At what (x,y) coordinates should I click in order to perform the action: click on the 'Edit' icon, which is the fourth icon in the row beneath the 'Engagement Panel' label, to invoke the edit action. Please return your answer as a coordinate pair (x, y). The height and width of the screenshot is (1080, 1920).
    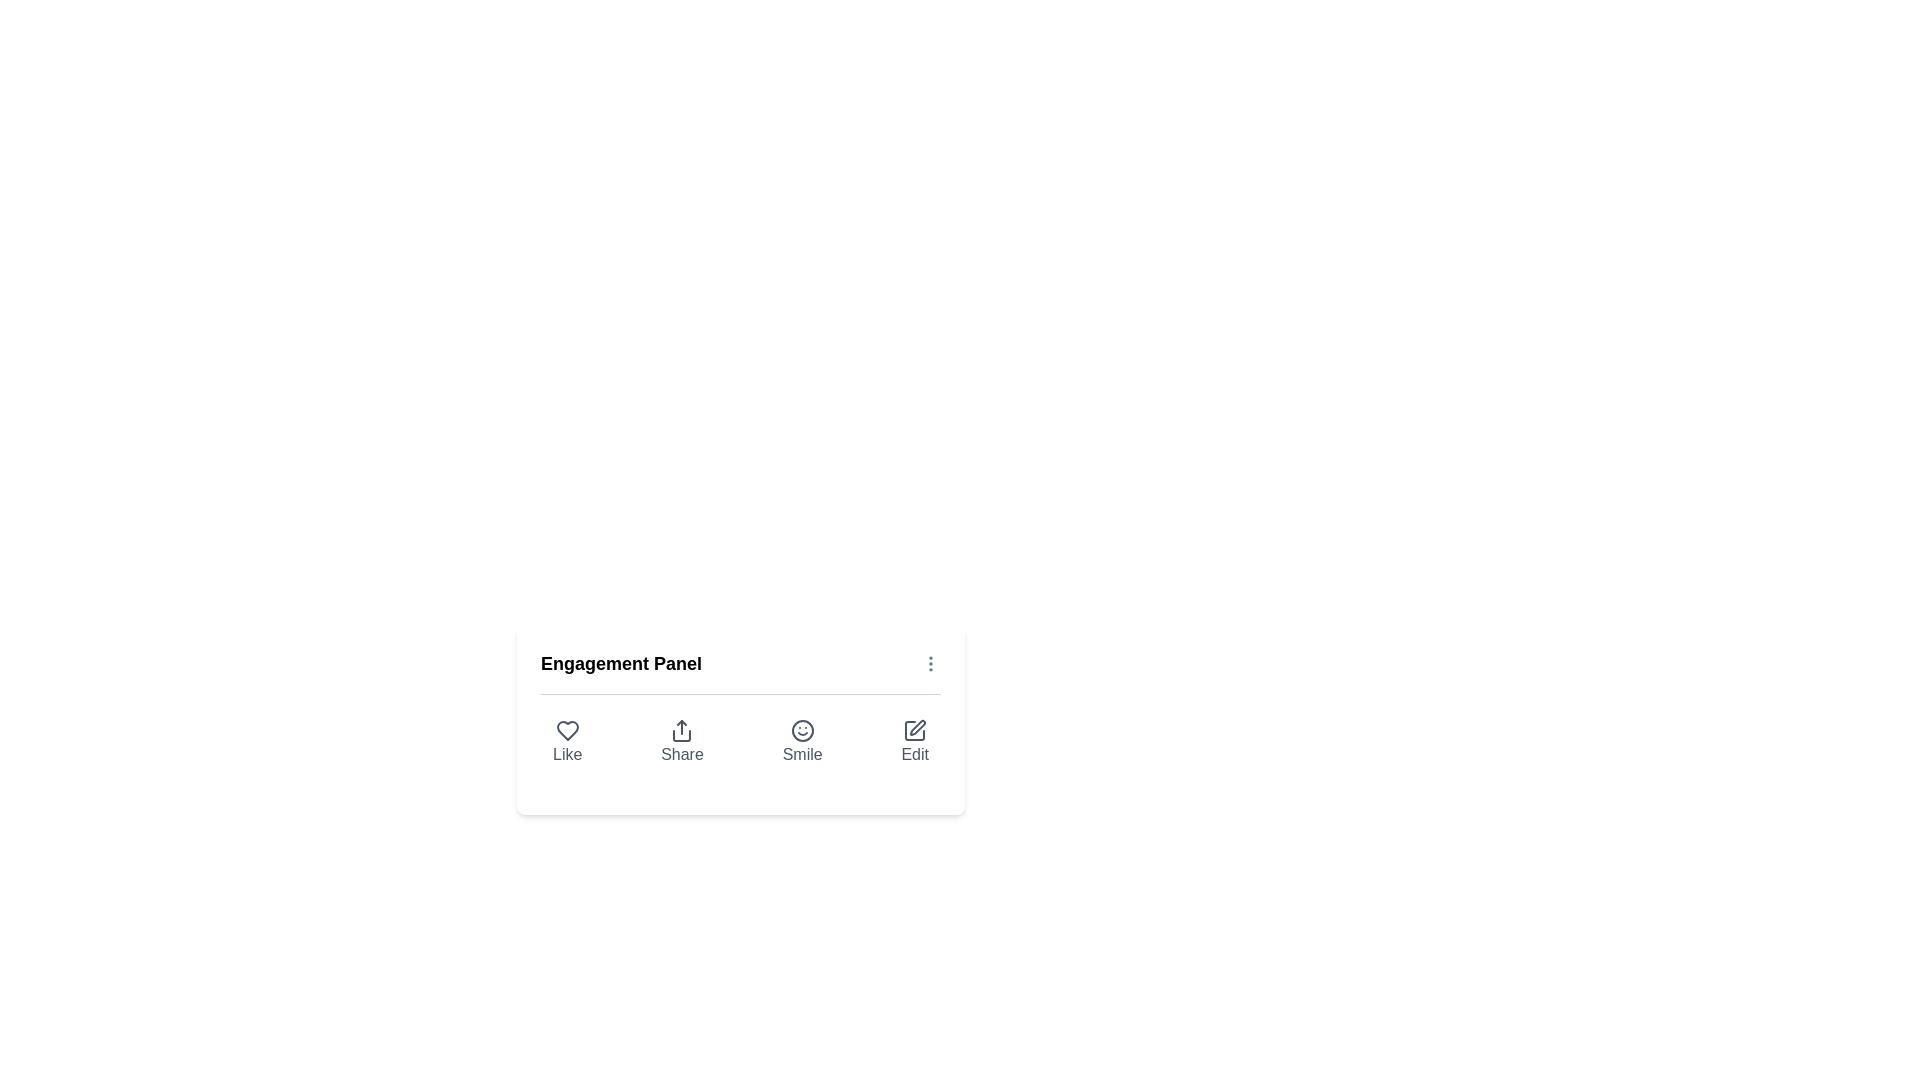
    Looking at the image, I should click on (914, 731).